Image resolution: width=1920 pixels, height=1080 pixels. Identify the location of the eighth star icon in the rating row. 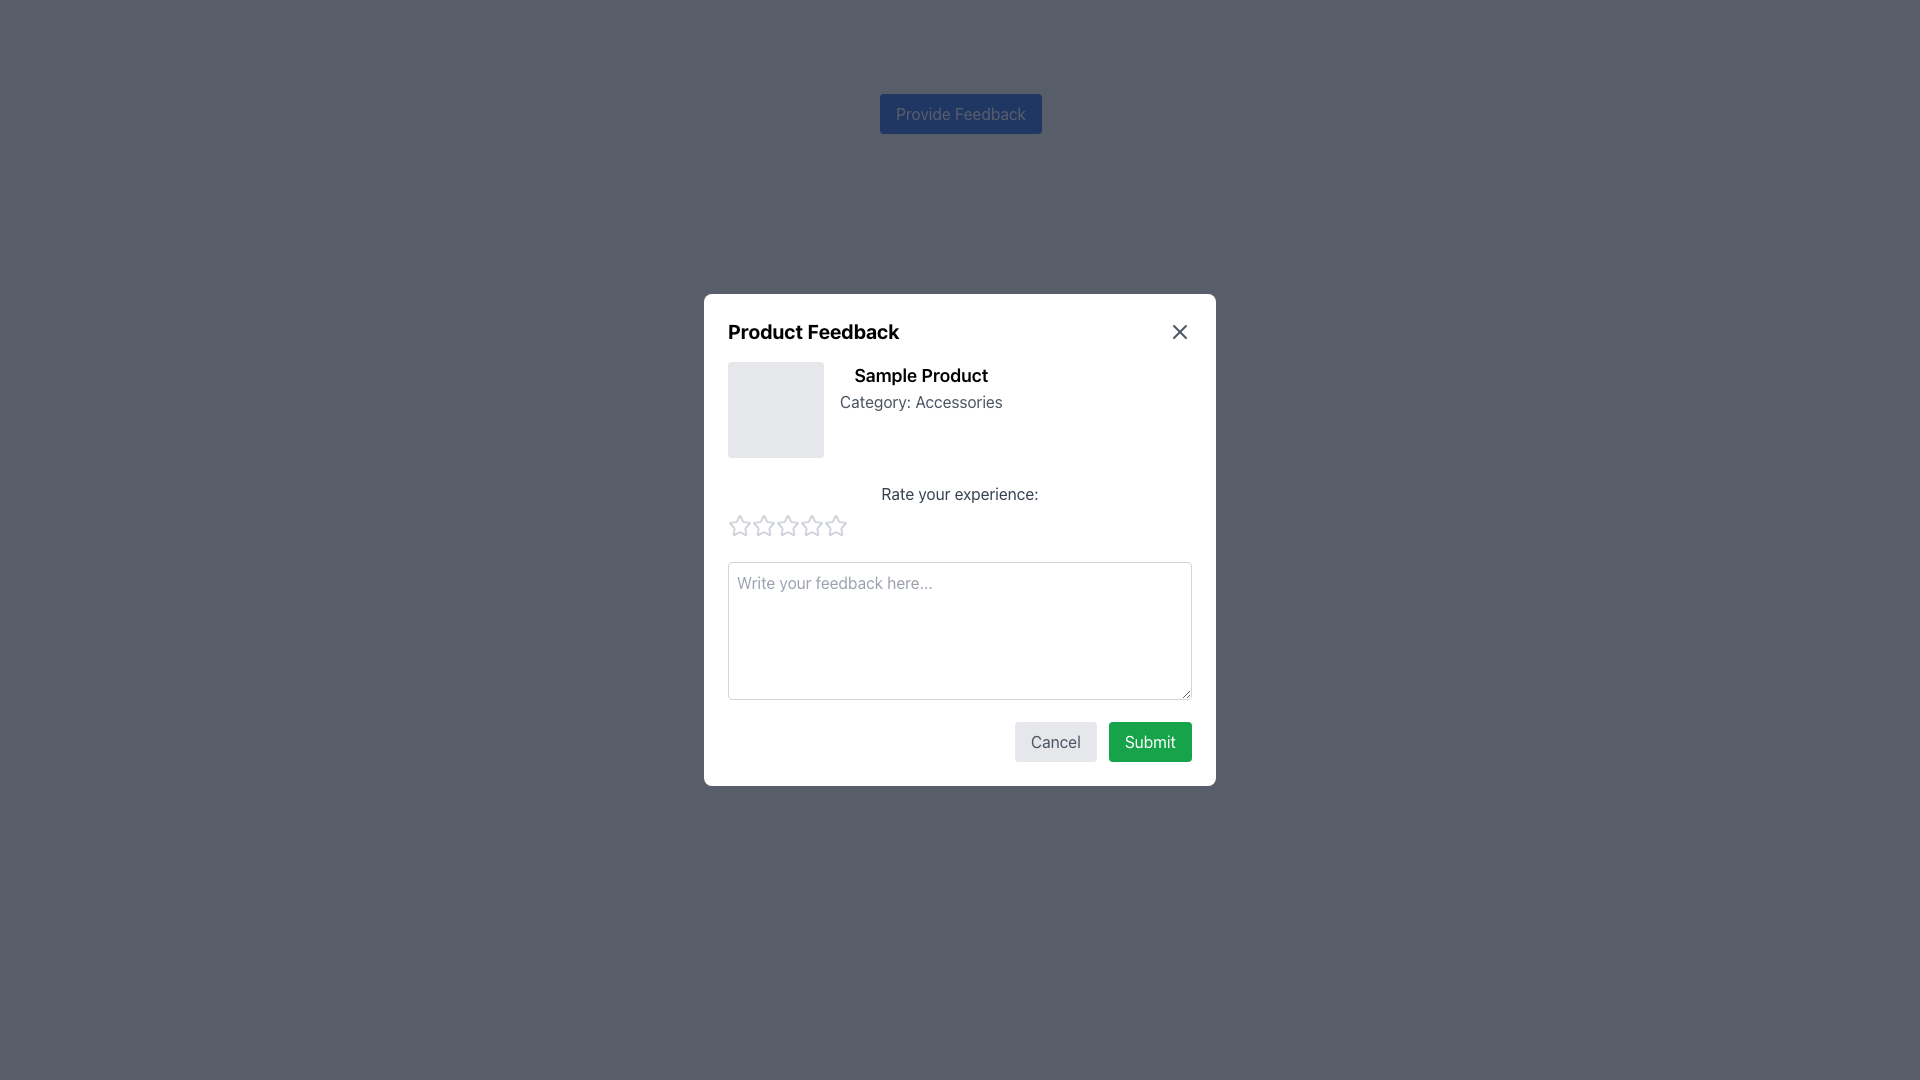
(835, 524).